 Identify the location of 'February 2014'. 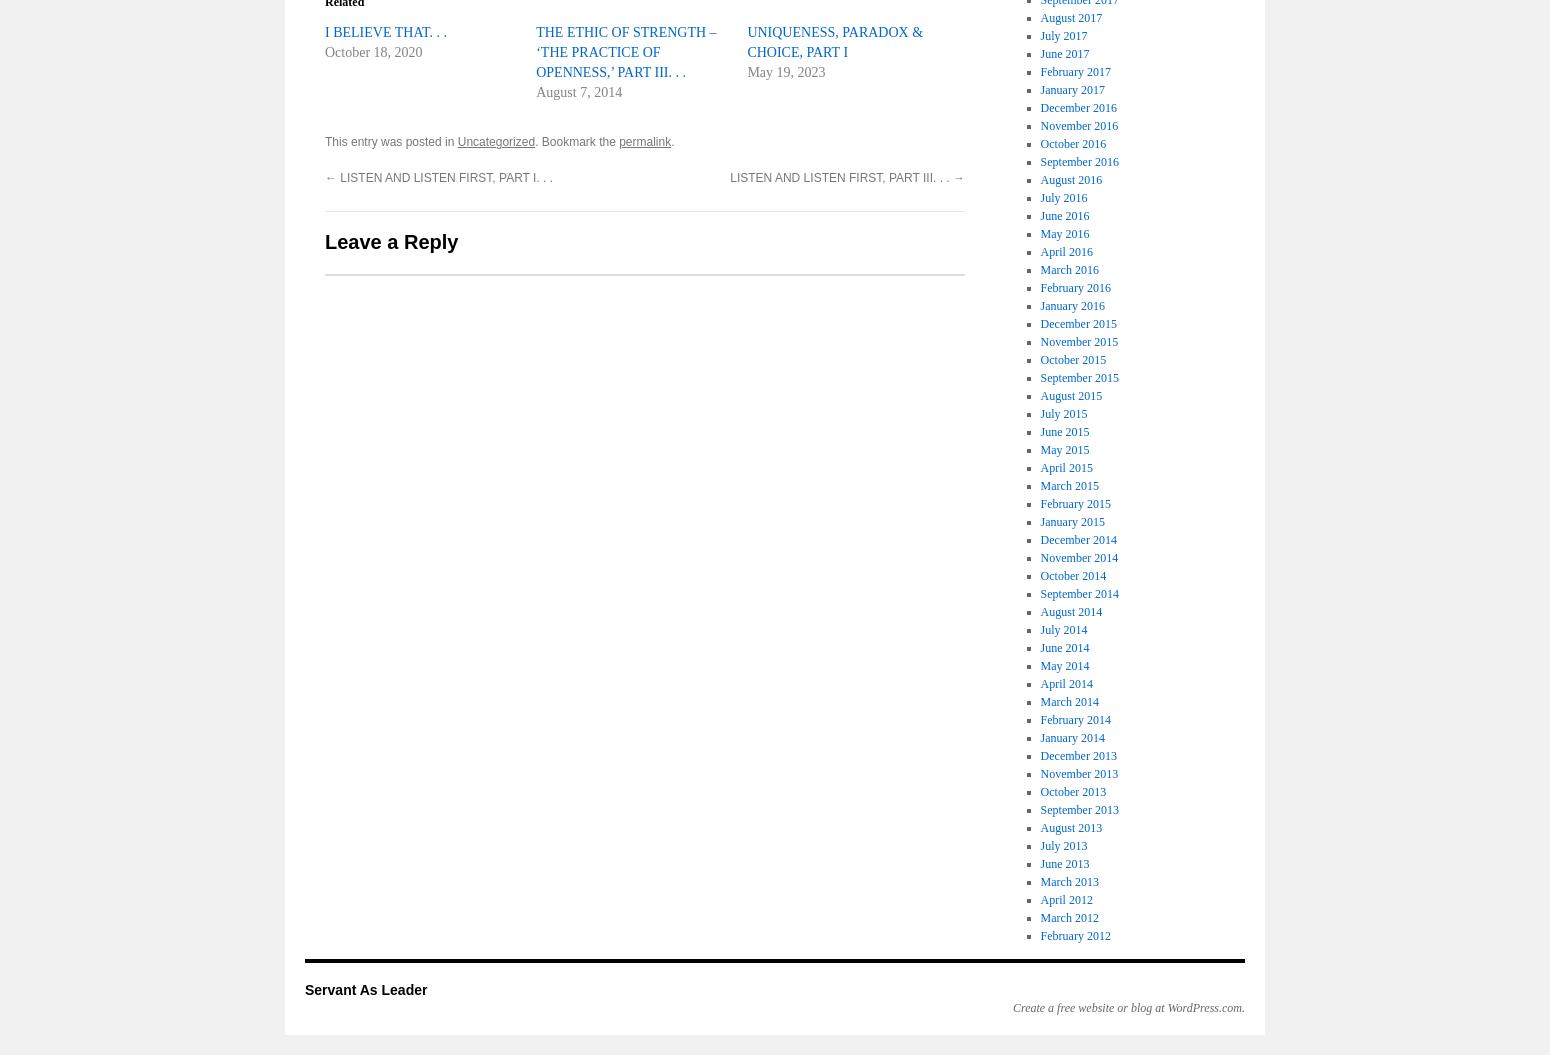
(1074, 720).